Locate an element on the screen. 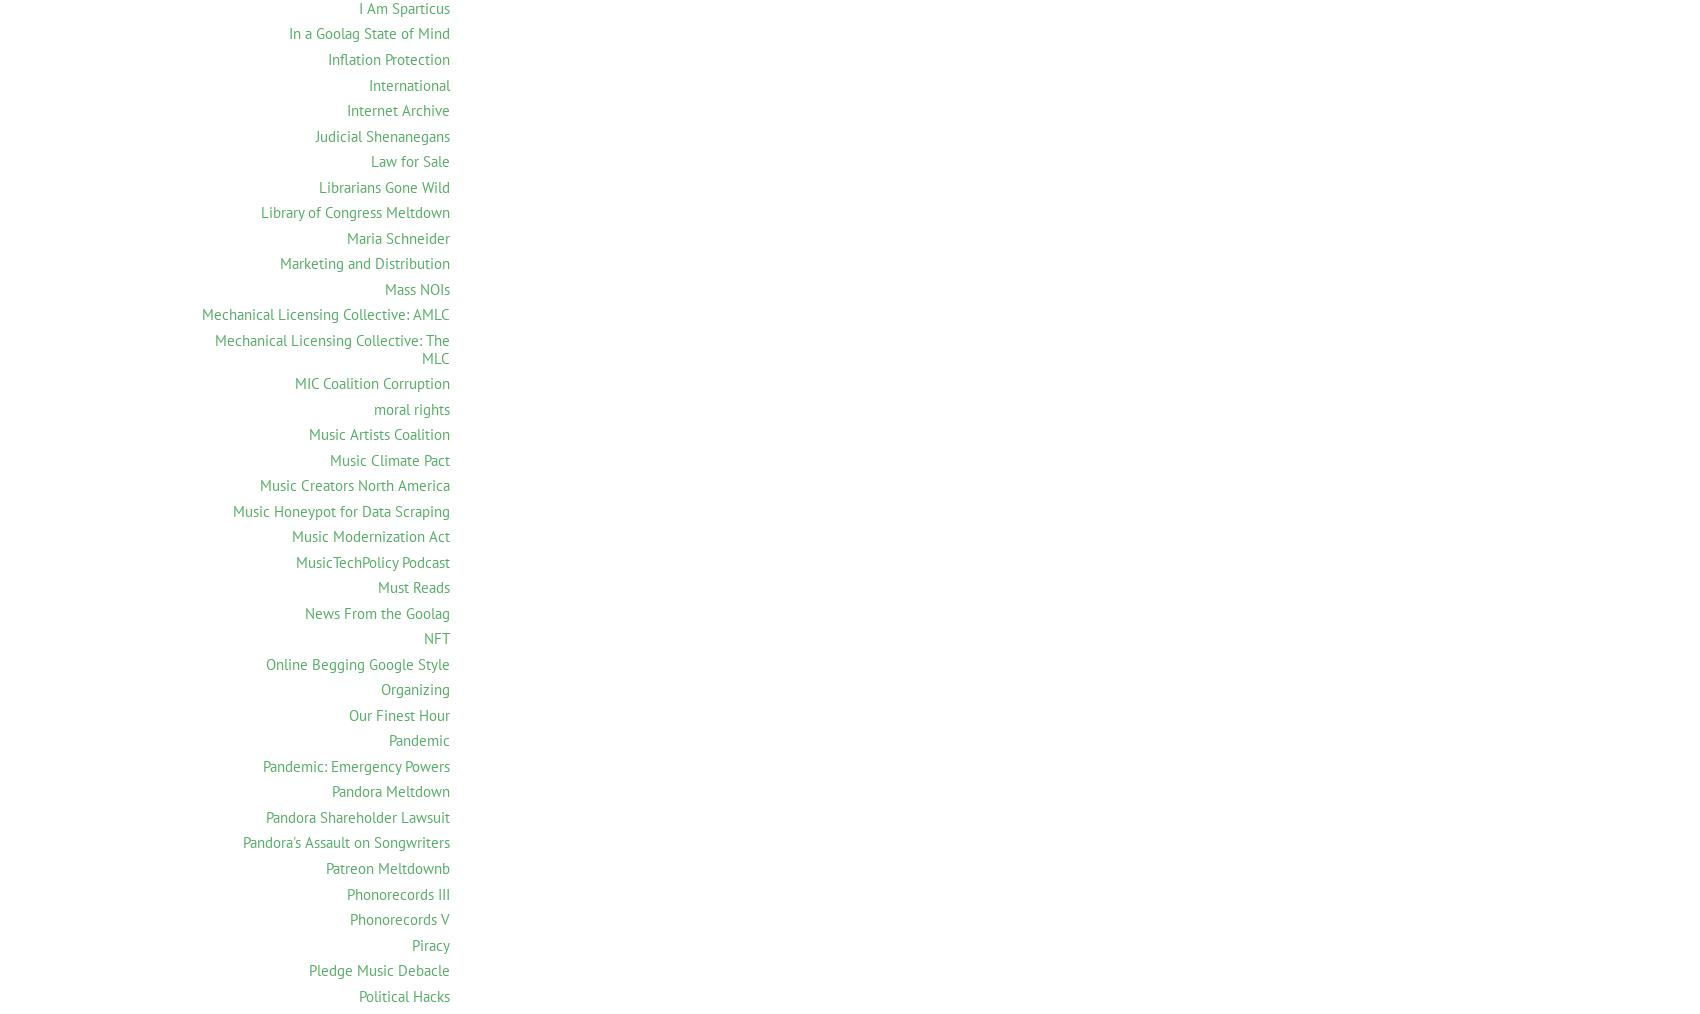 The image size is (1700, 1014). 'moral rights' is located at coordinates (411, 407).